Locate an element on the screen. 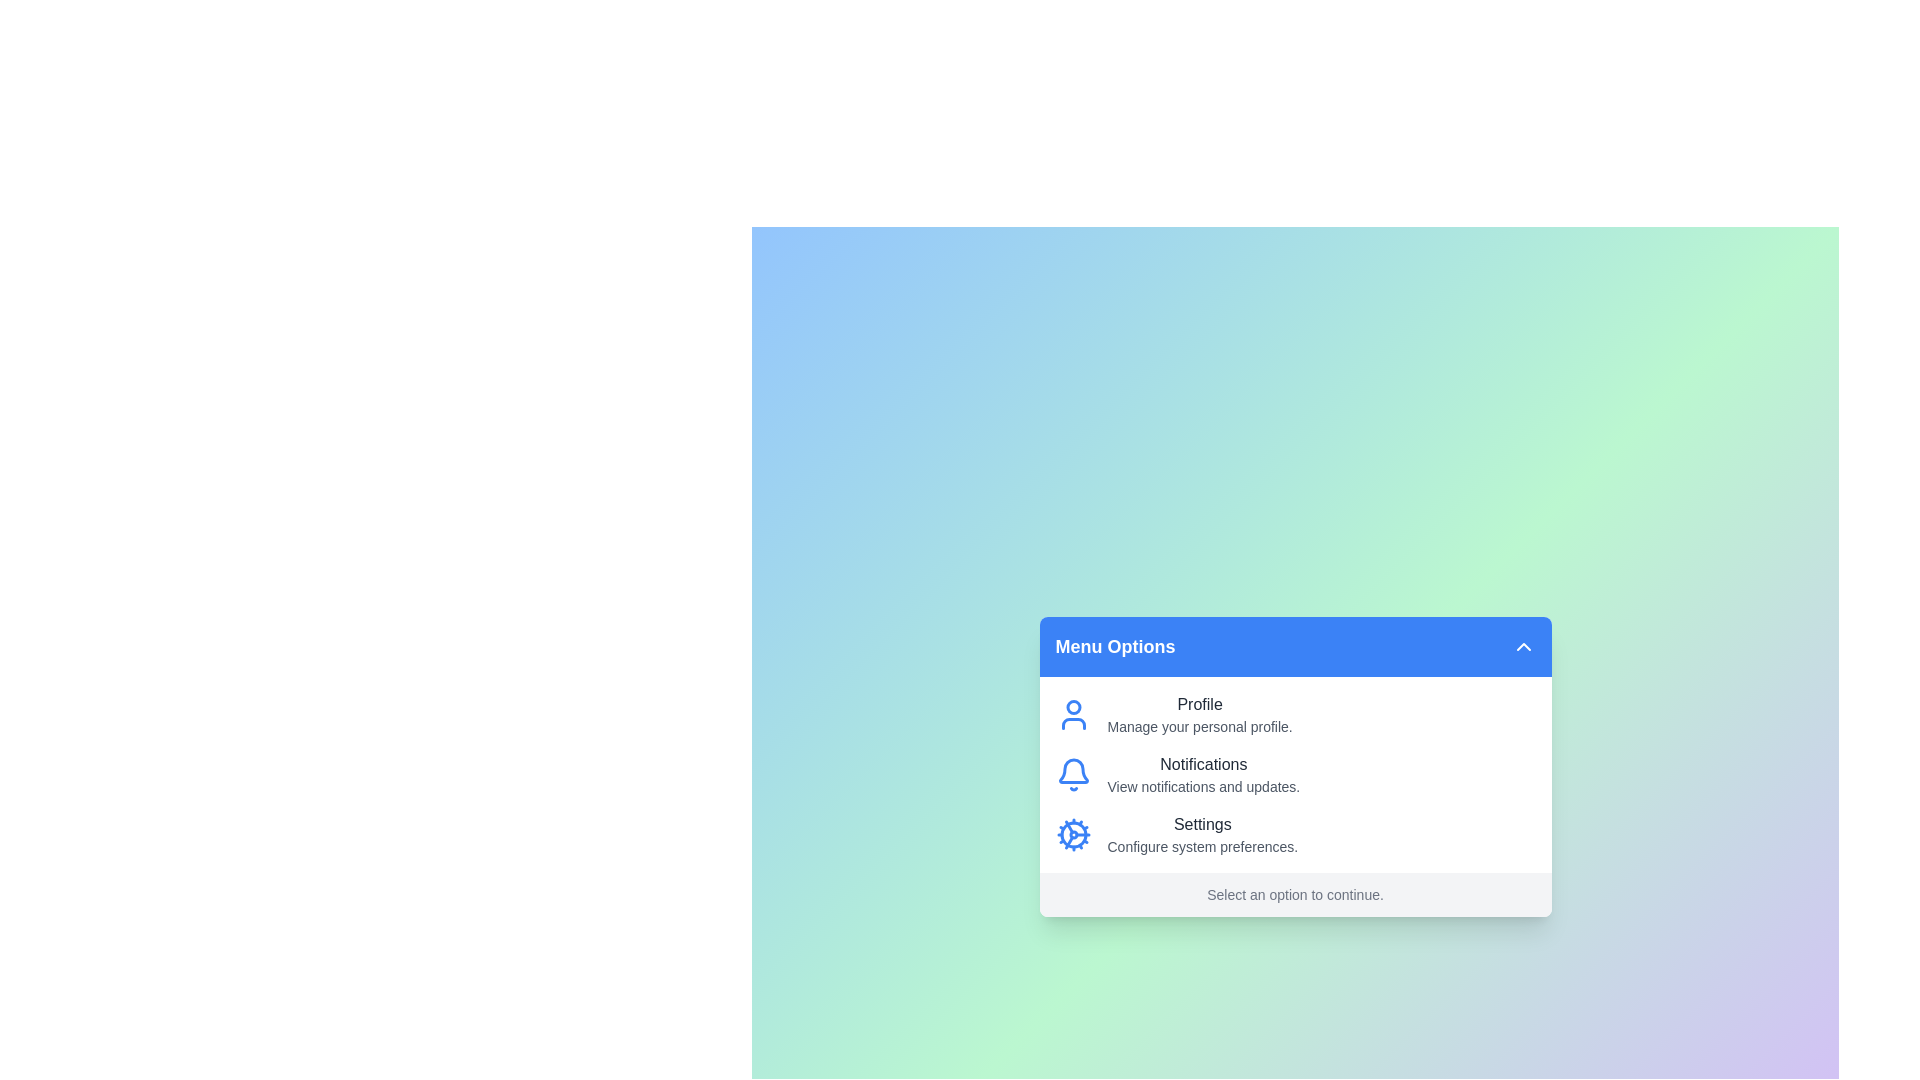 This screenshot has width=1920, height=1080. the menu option Settings from the list is located at coordinates (1201, 834).